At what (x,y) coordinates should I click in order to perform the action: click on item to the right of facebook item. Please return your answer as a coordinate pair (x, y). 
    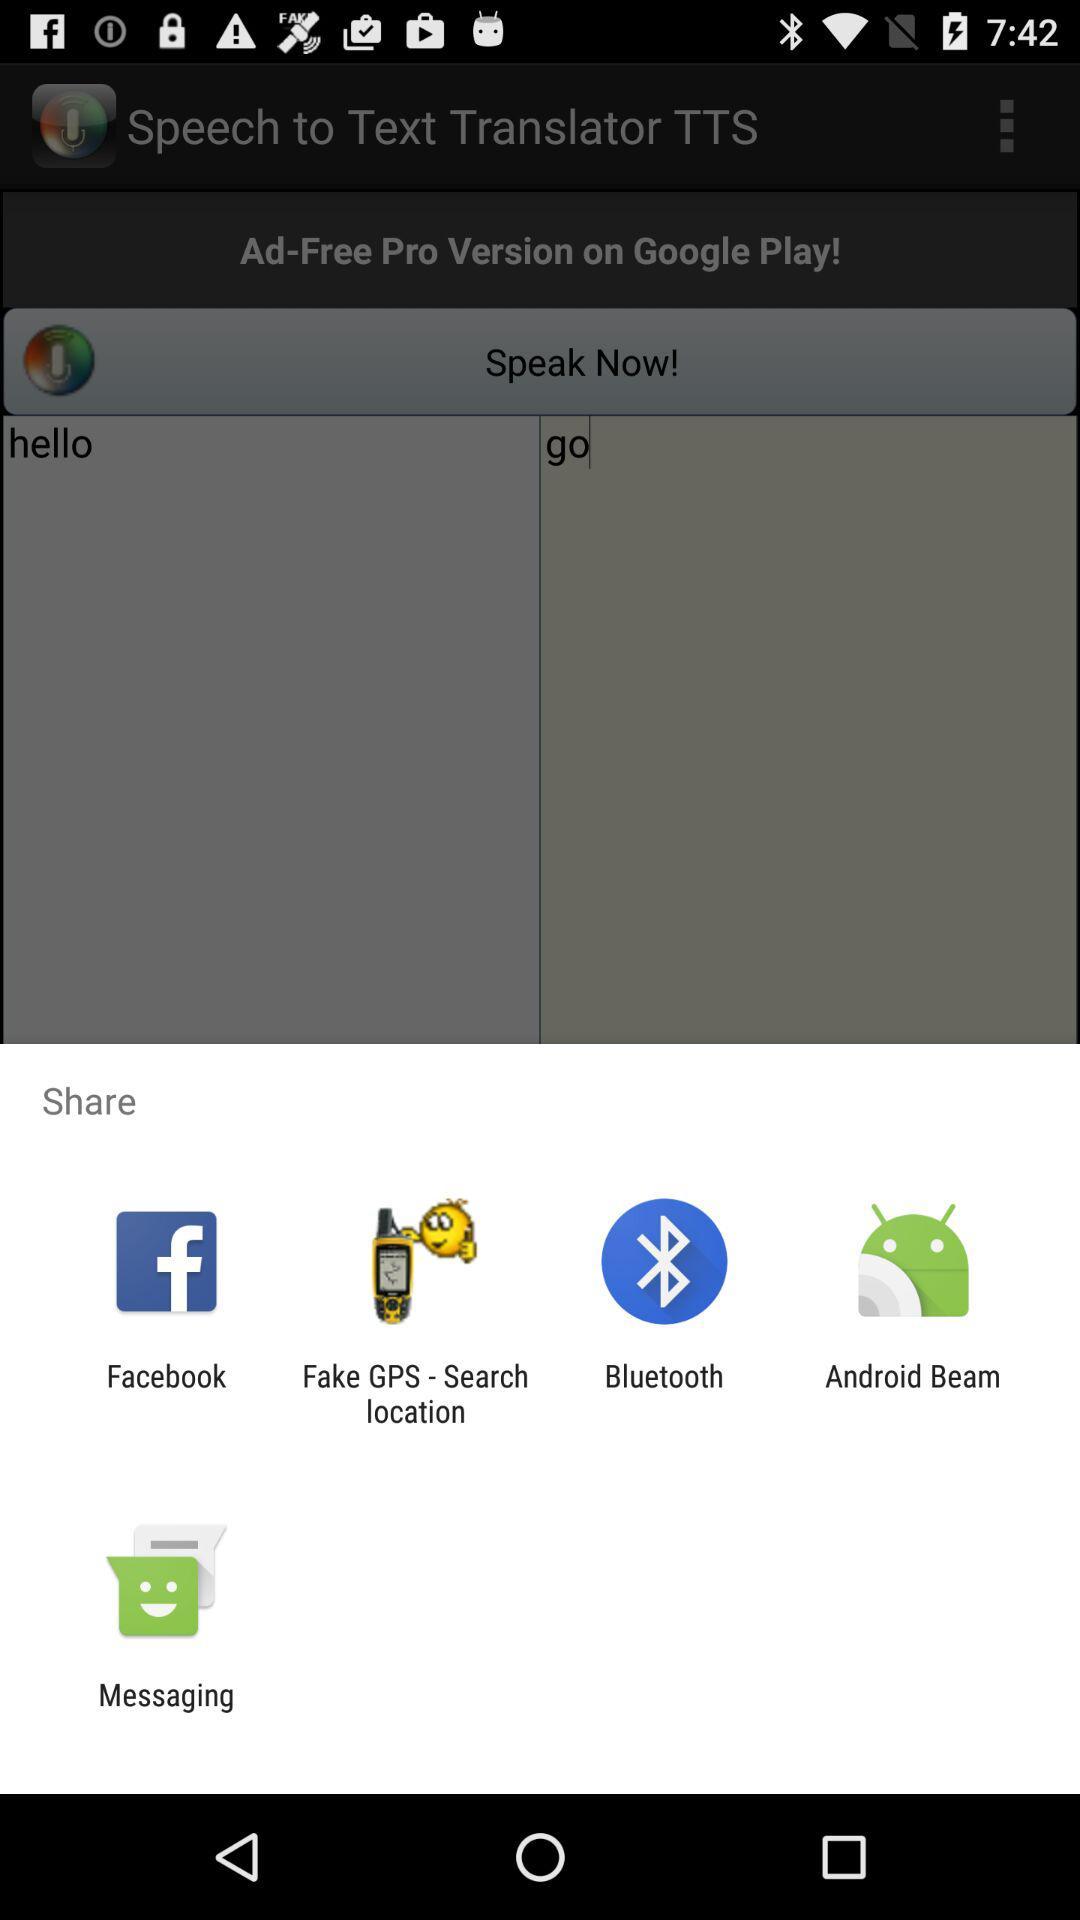
    Looking at the image, I should click on (414, 1392).